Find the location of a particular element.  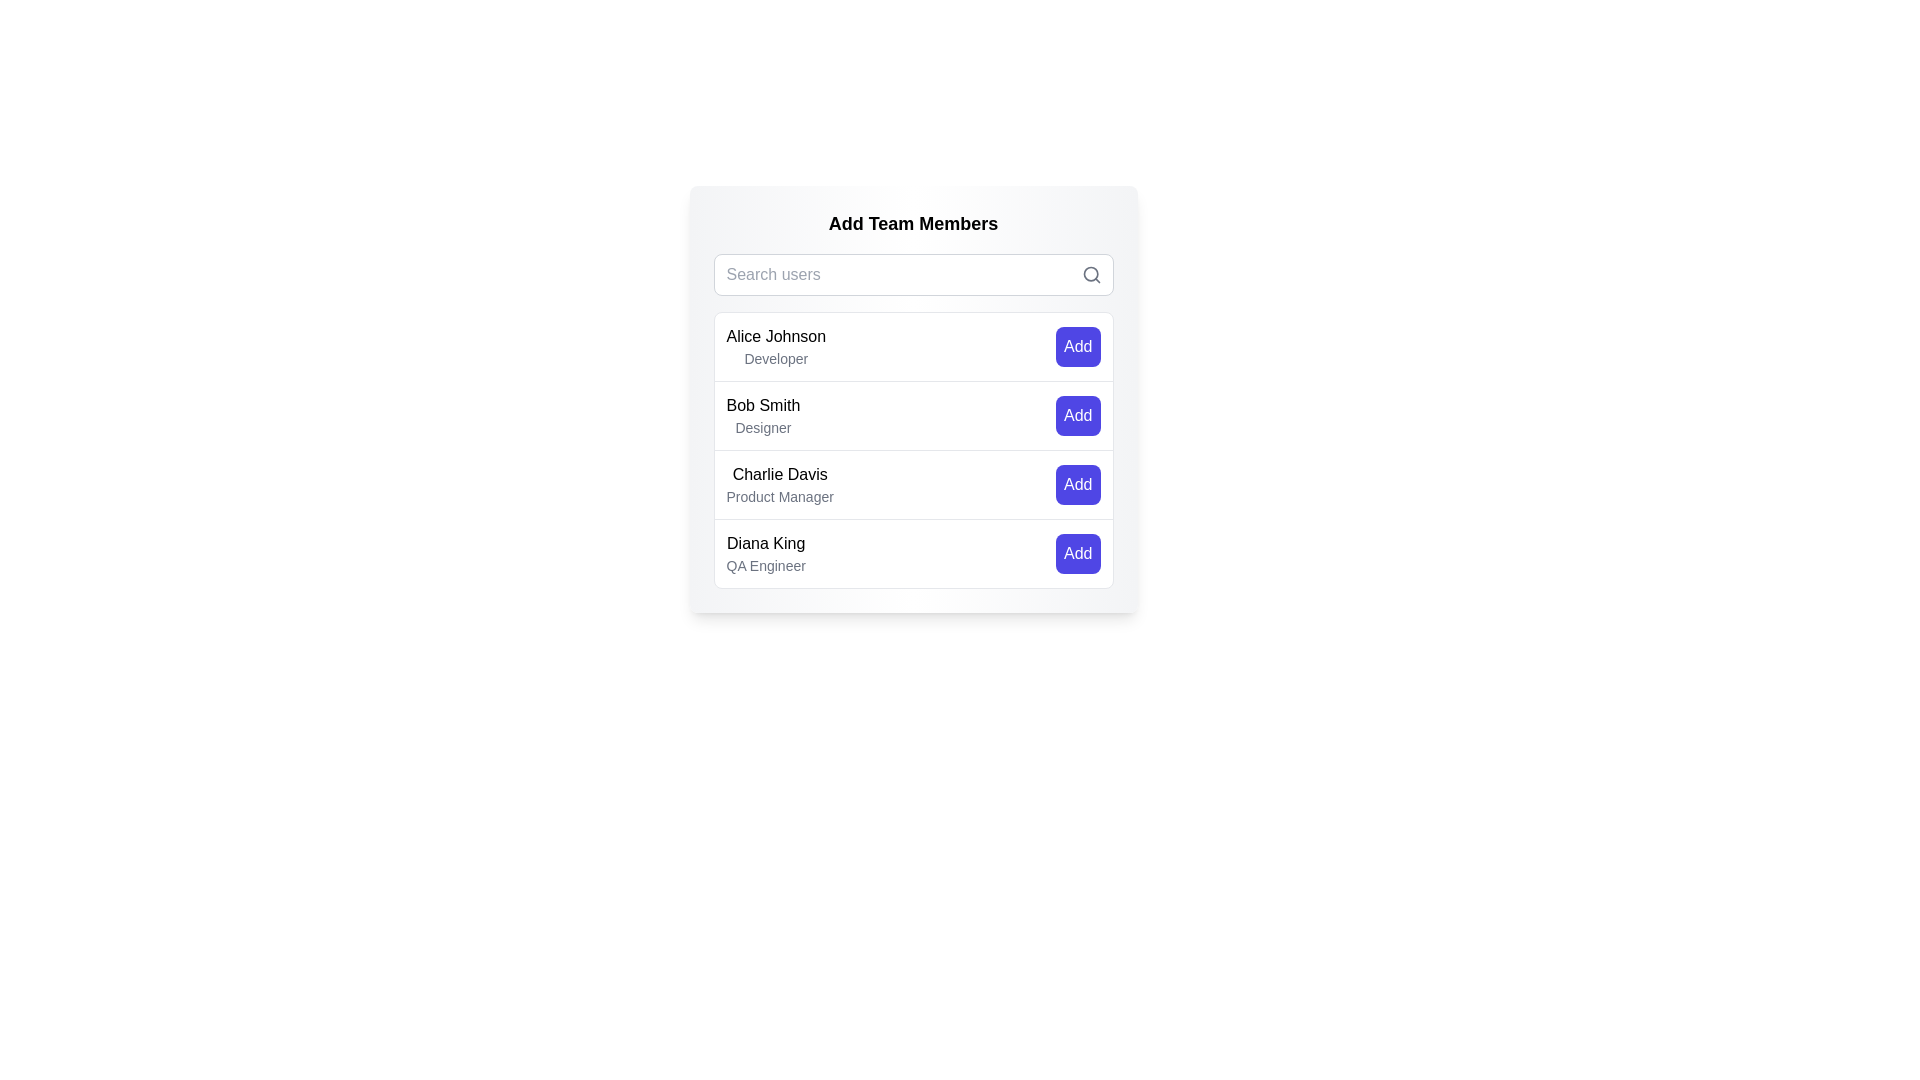

the first static text label representing a team member in the 'Add Team Members' interface, located above the 'Designer' label and below 'Alice Johnson' is located at coordinates (762, 405).